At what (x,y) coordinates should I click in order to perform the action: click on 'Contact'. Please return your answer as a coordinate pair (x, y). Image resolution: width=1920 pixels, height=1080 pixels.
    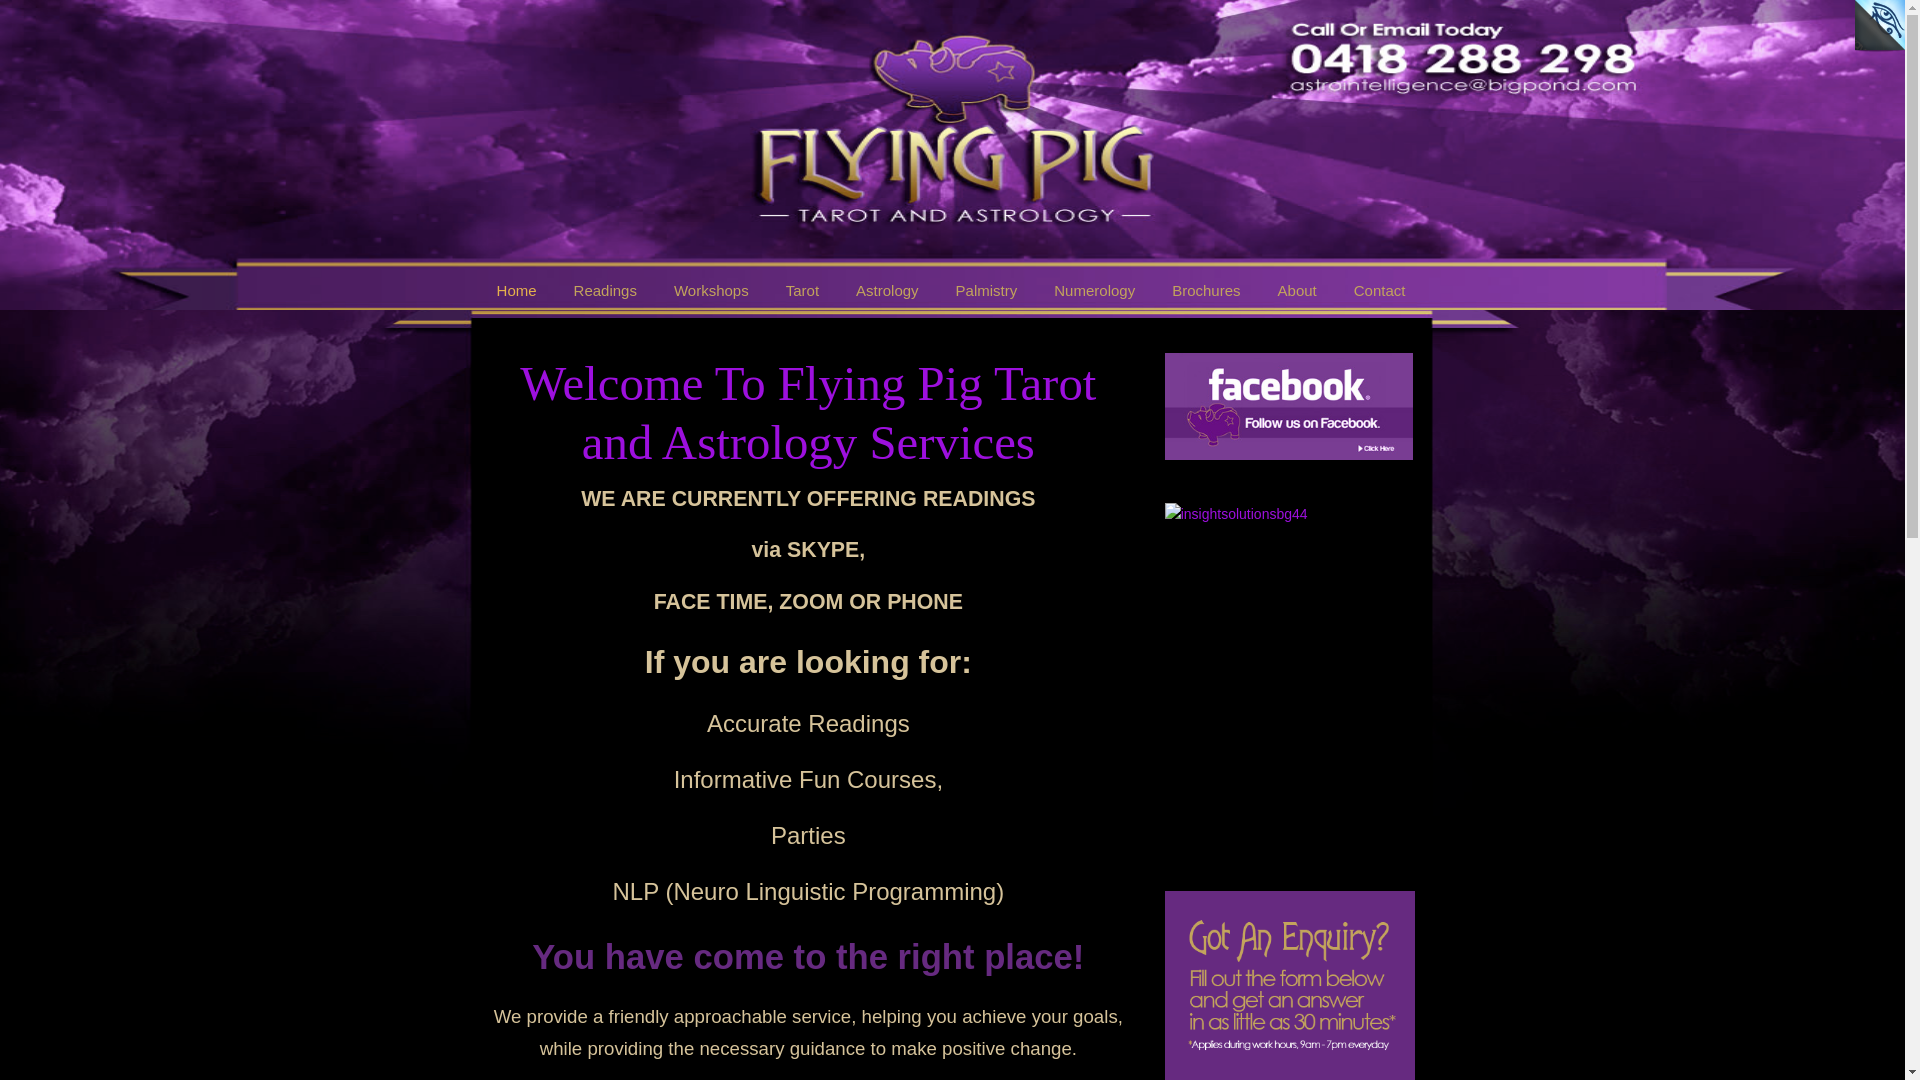
    Looking at the image, I should click on (1379, 290).